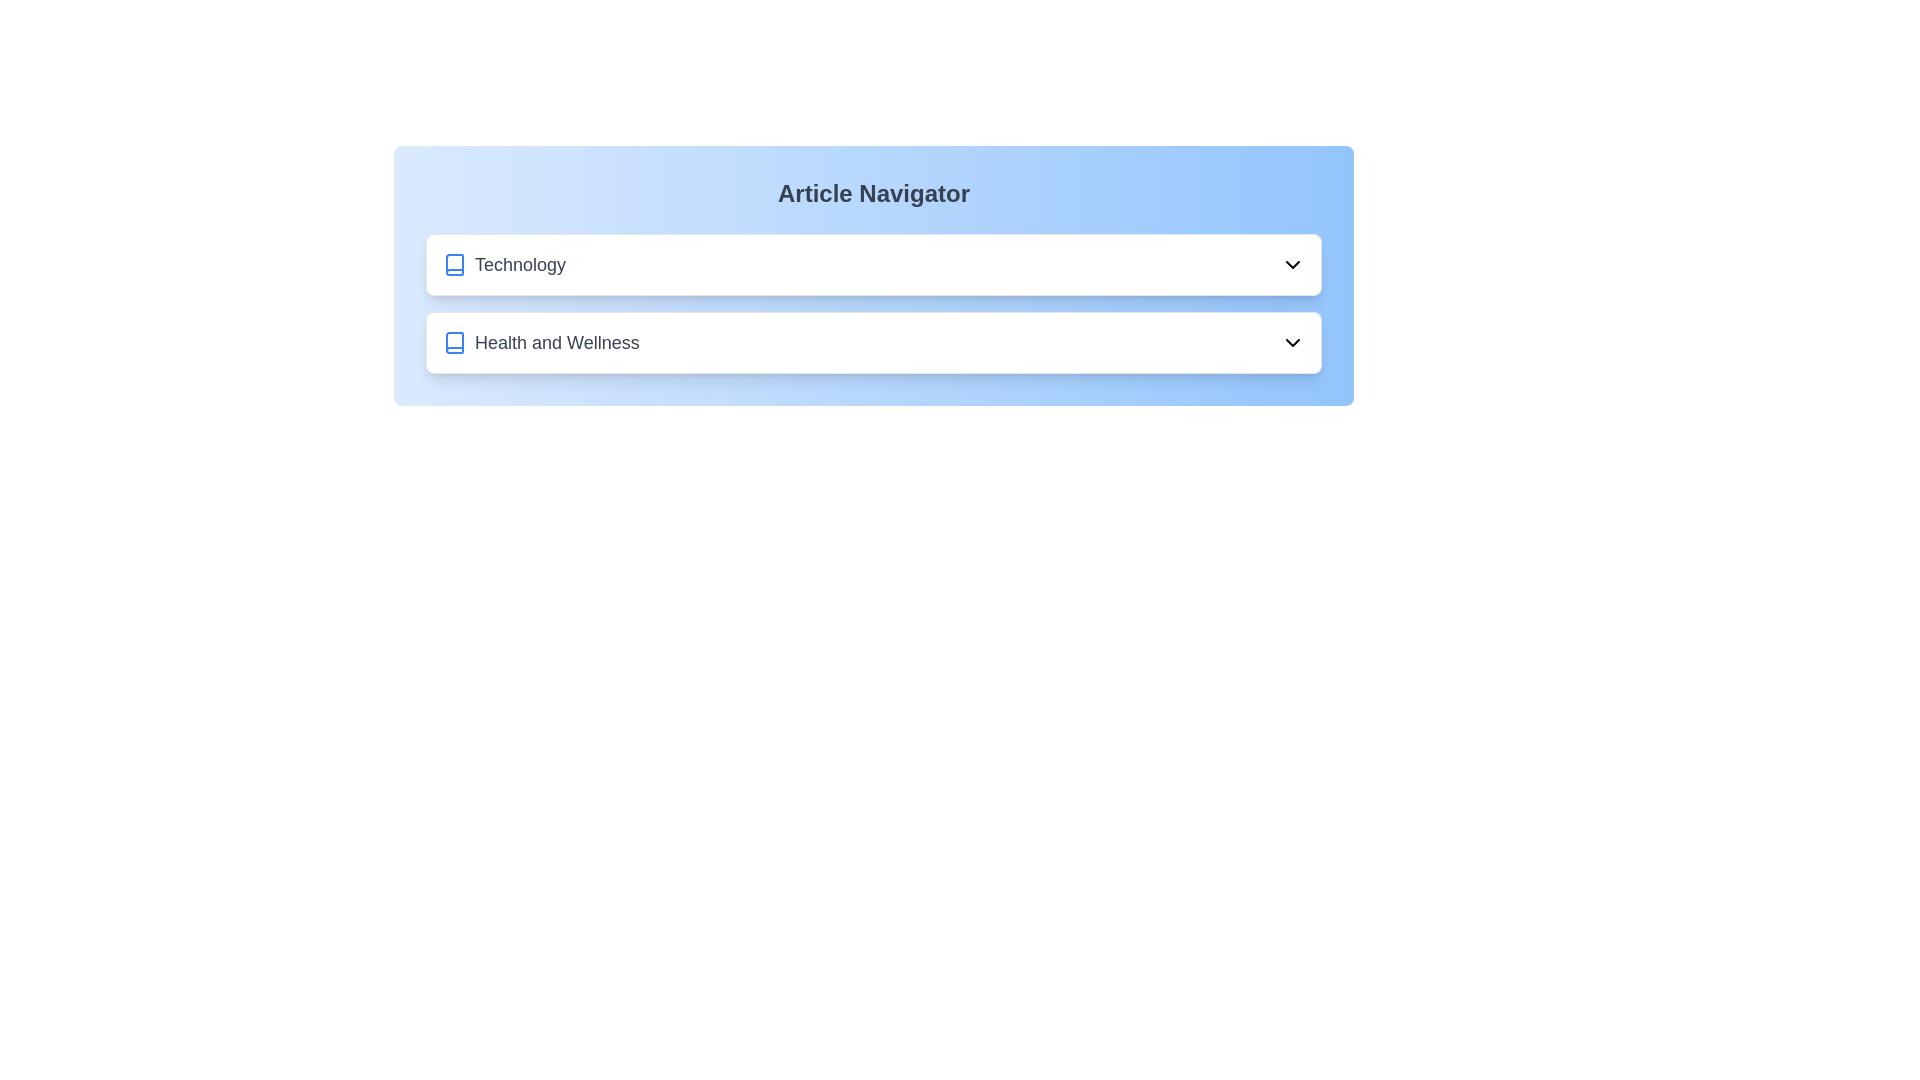  I want to click on the book icon located in the upper selection box beside the 'Technology' text label, which is the first item under 'Article Navigator', so click(454, 264).